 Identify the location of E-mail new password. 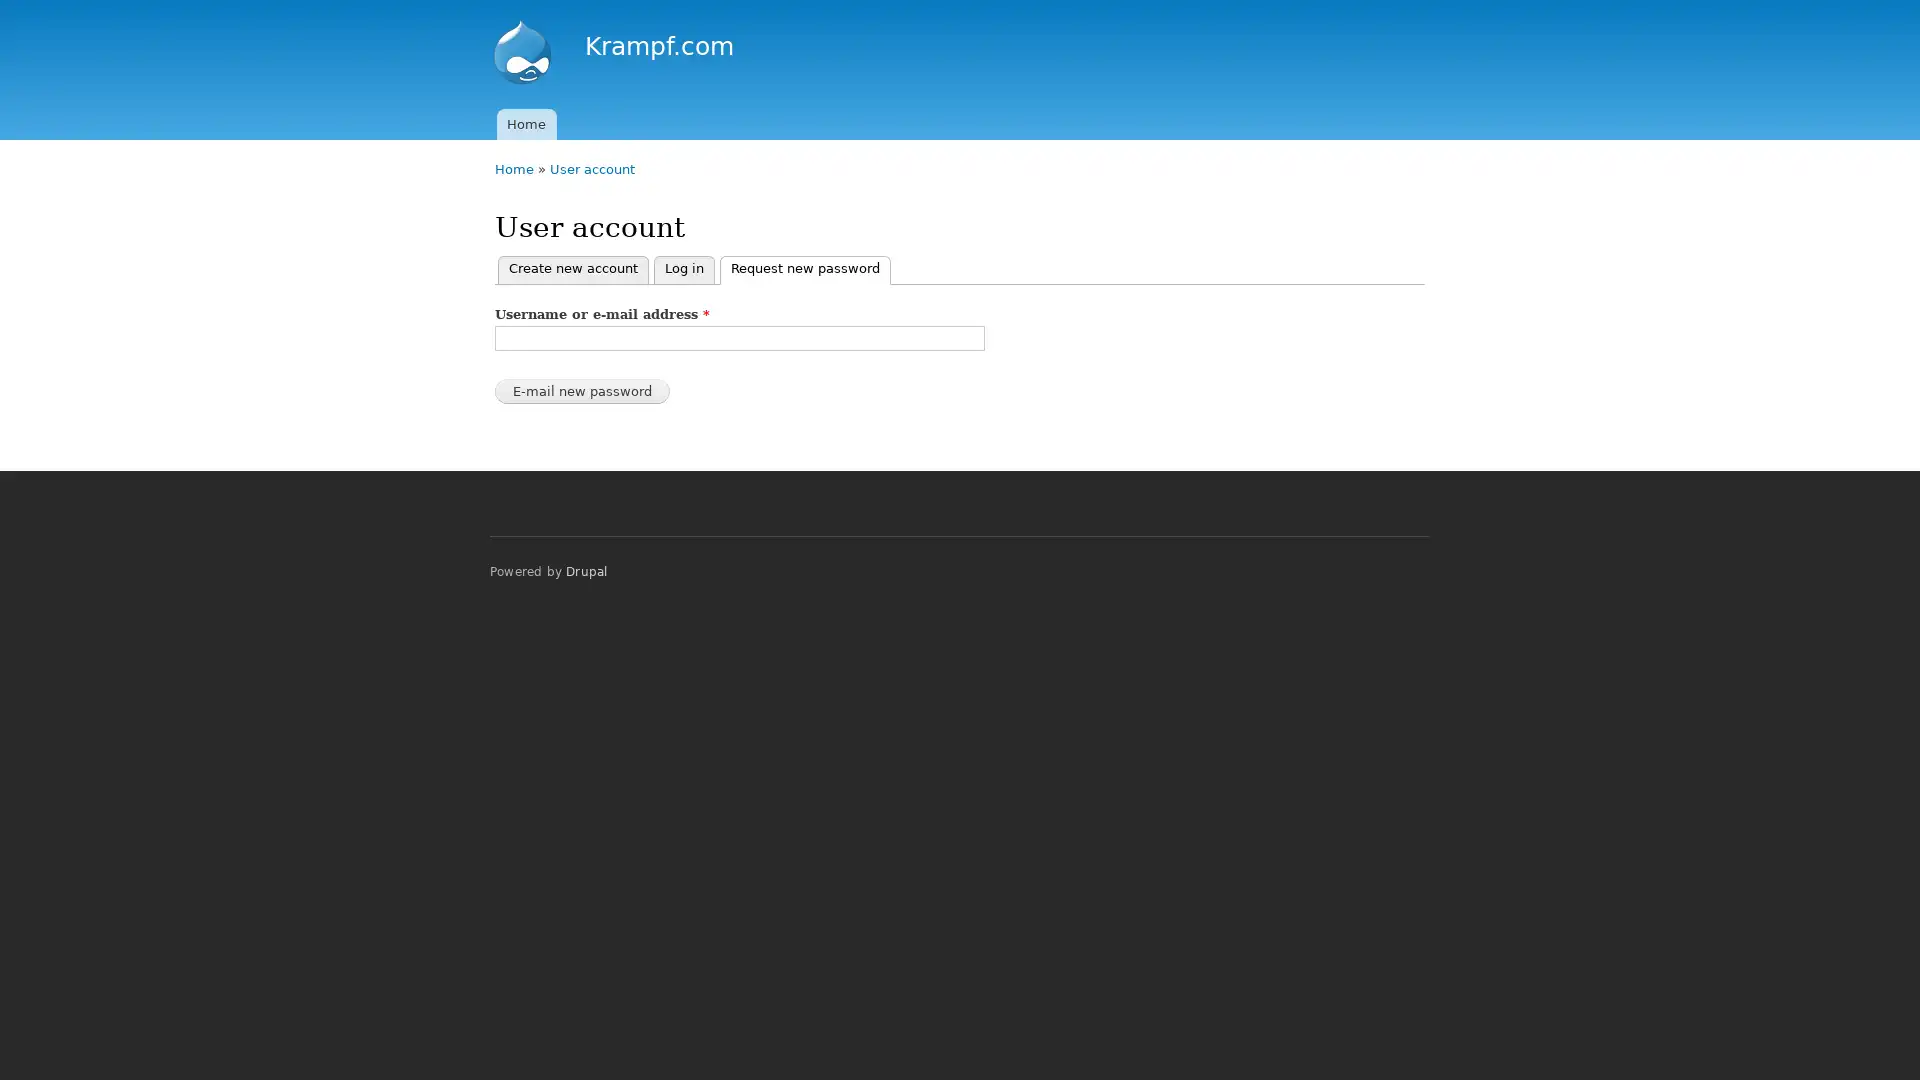
(581, 391).